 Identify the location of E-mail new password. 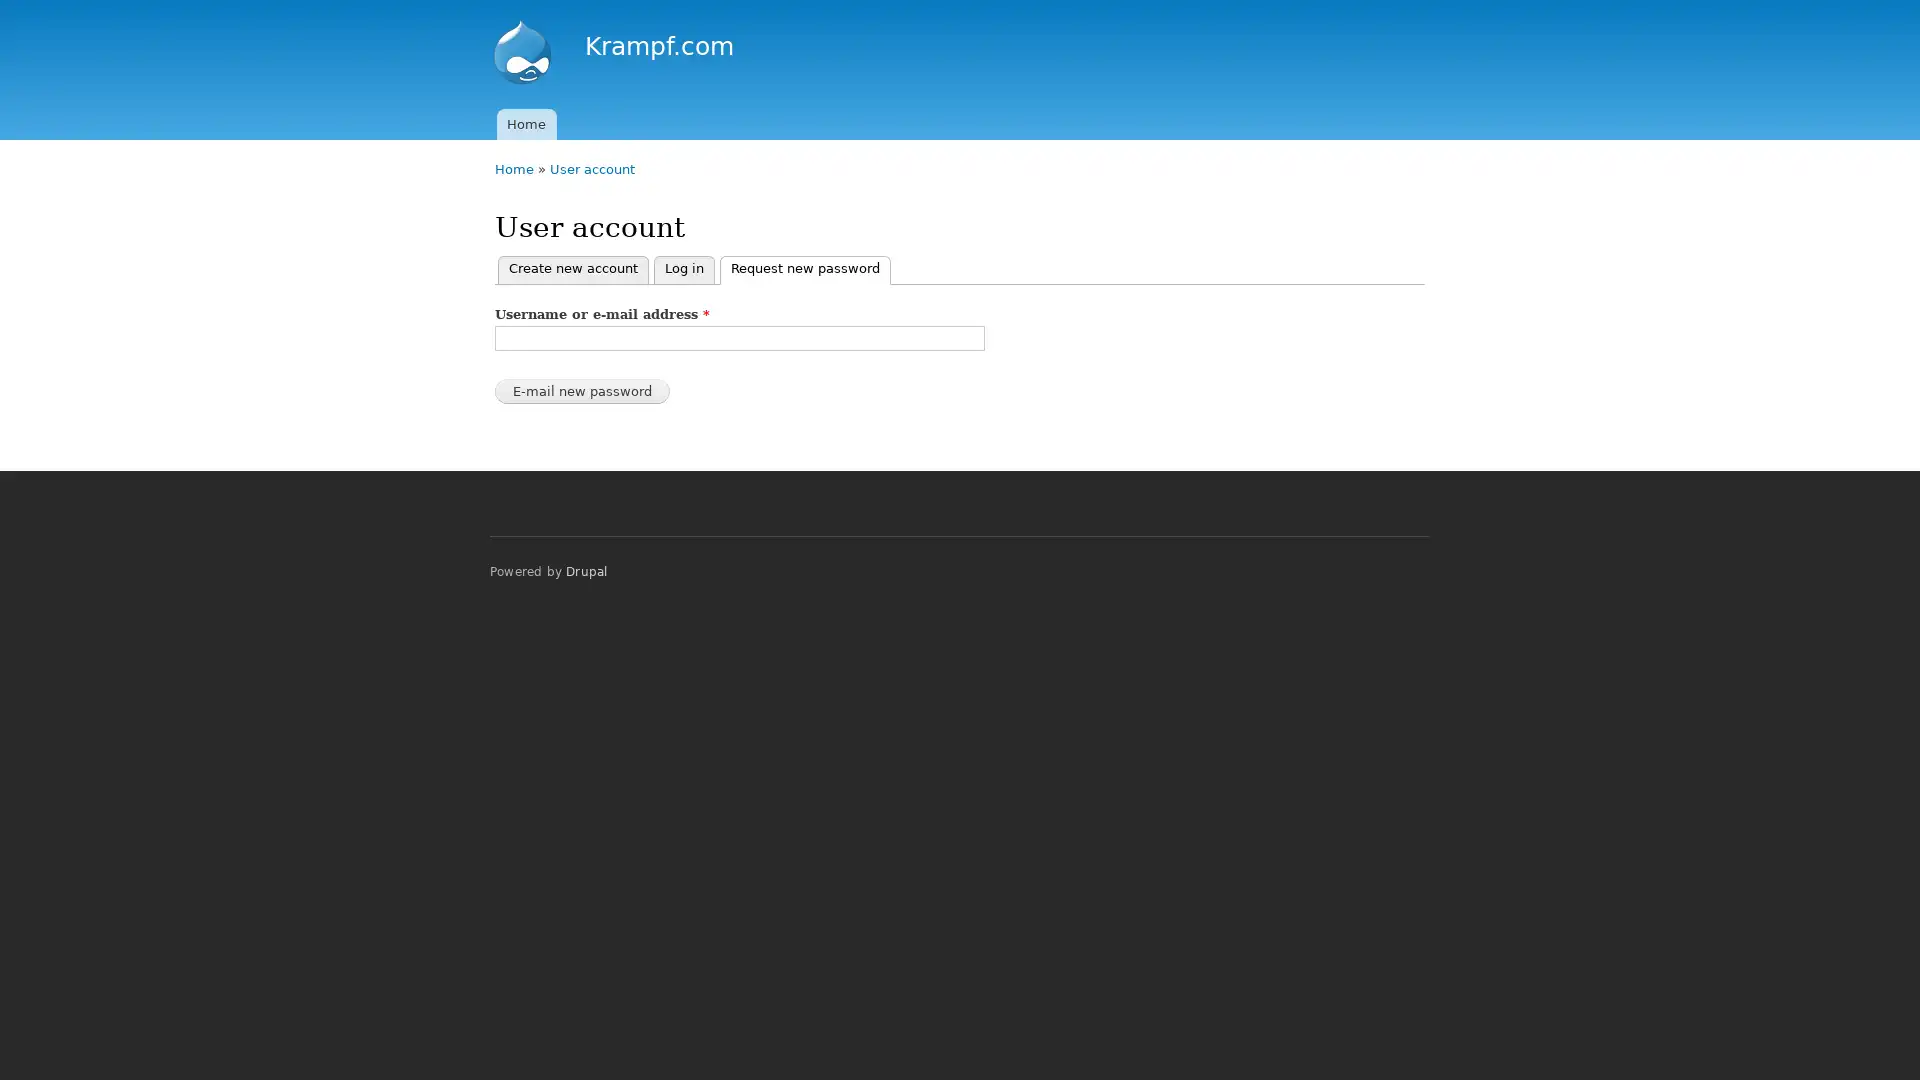
(581, 391).